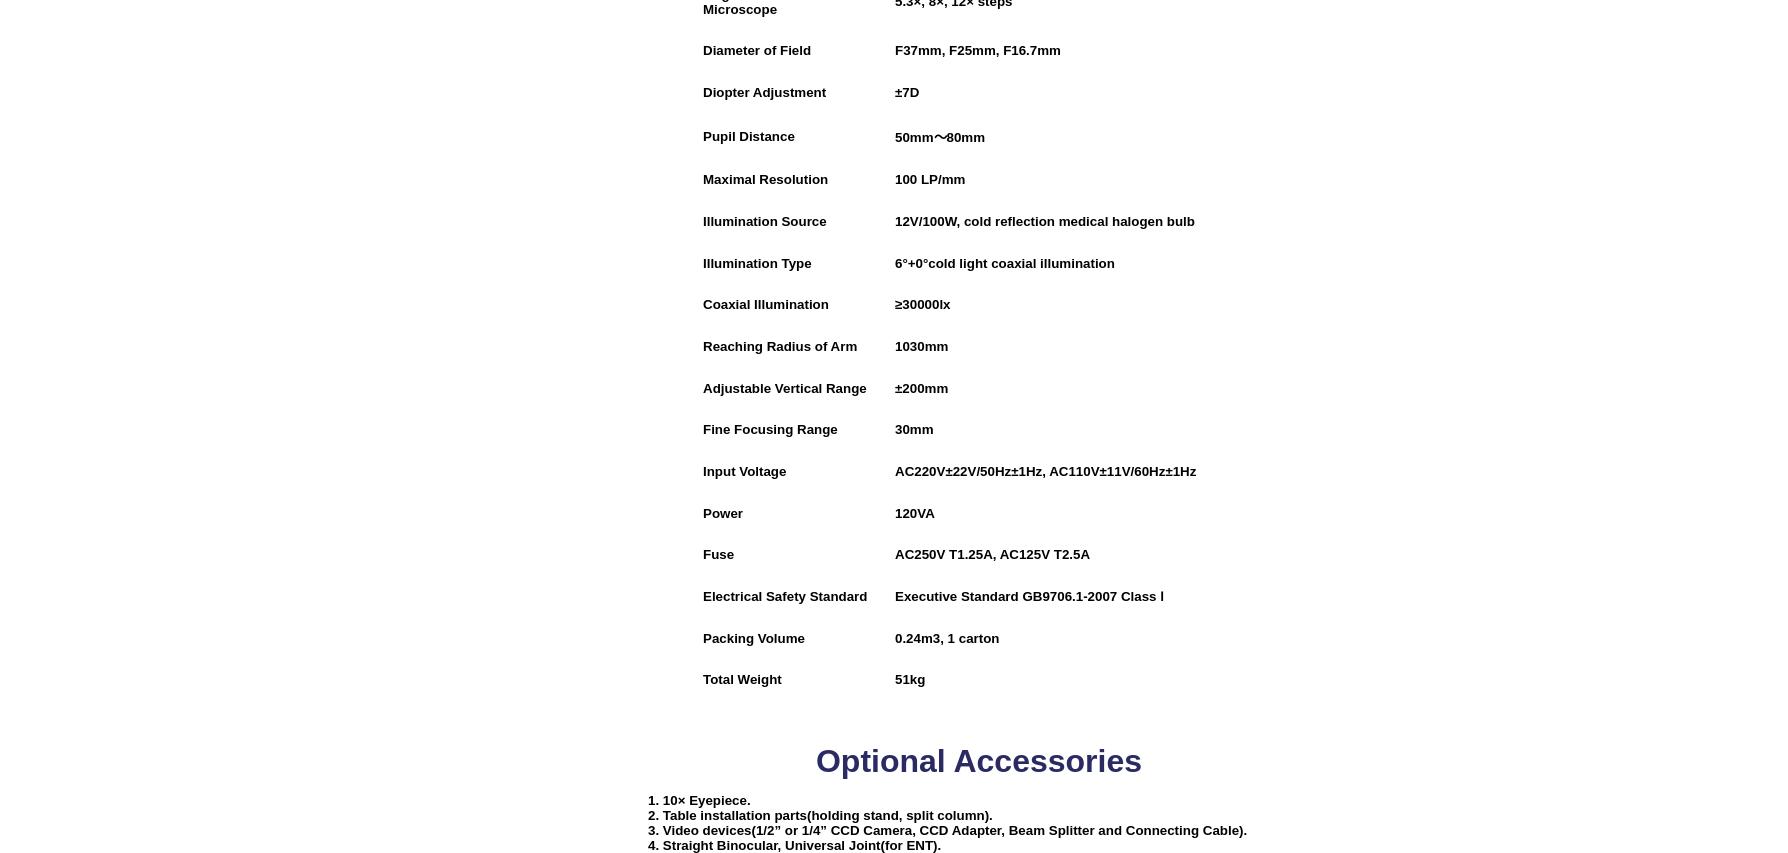 The image size is (1788, 853). What do you see at coordinates (977, 50) in the screenshot?
I see `'F37mm, F25mm, F16.7mm'` at bounding box center [977, 50].